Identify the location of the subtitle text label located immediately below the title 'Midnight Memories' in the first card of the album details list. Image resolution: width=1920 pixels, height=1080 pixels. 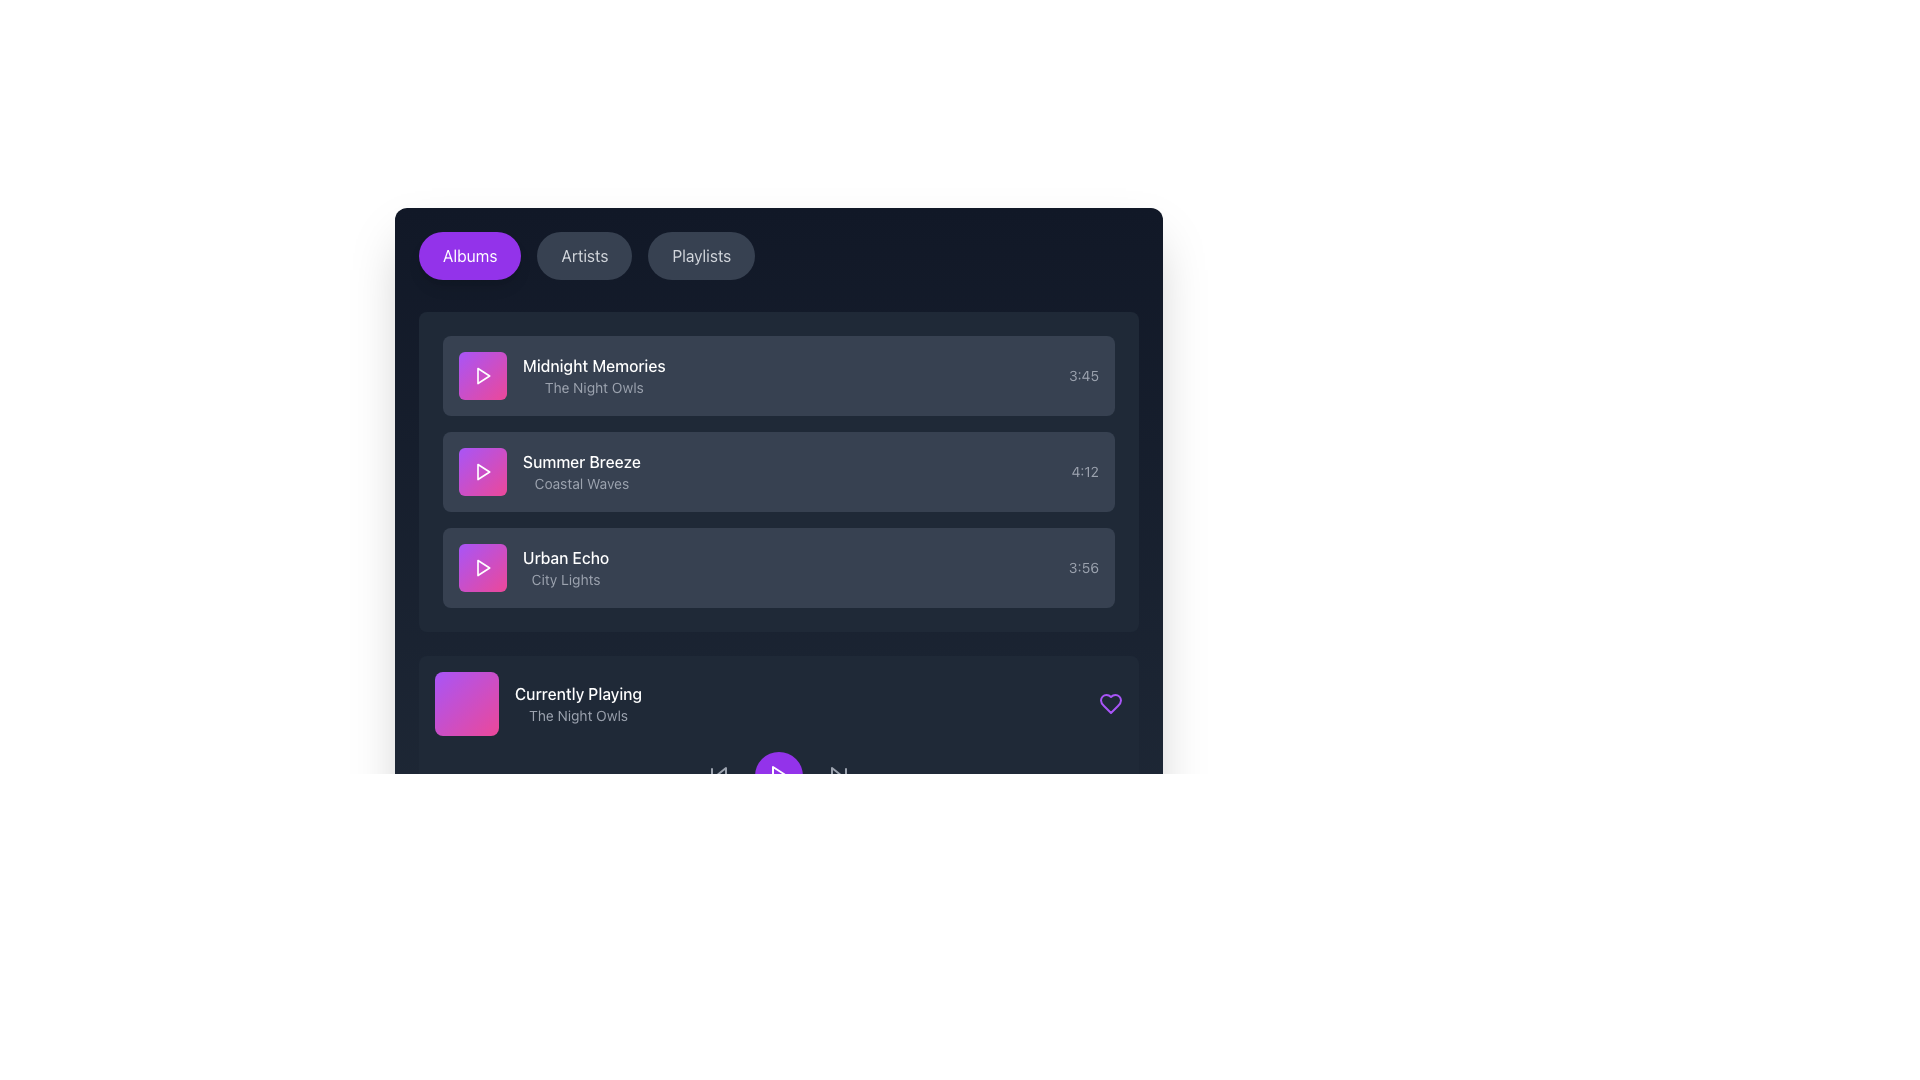
(593, 388).